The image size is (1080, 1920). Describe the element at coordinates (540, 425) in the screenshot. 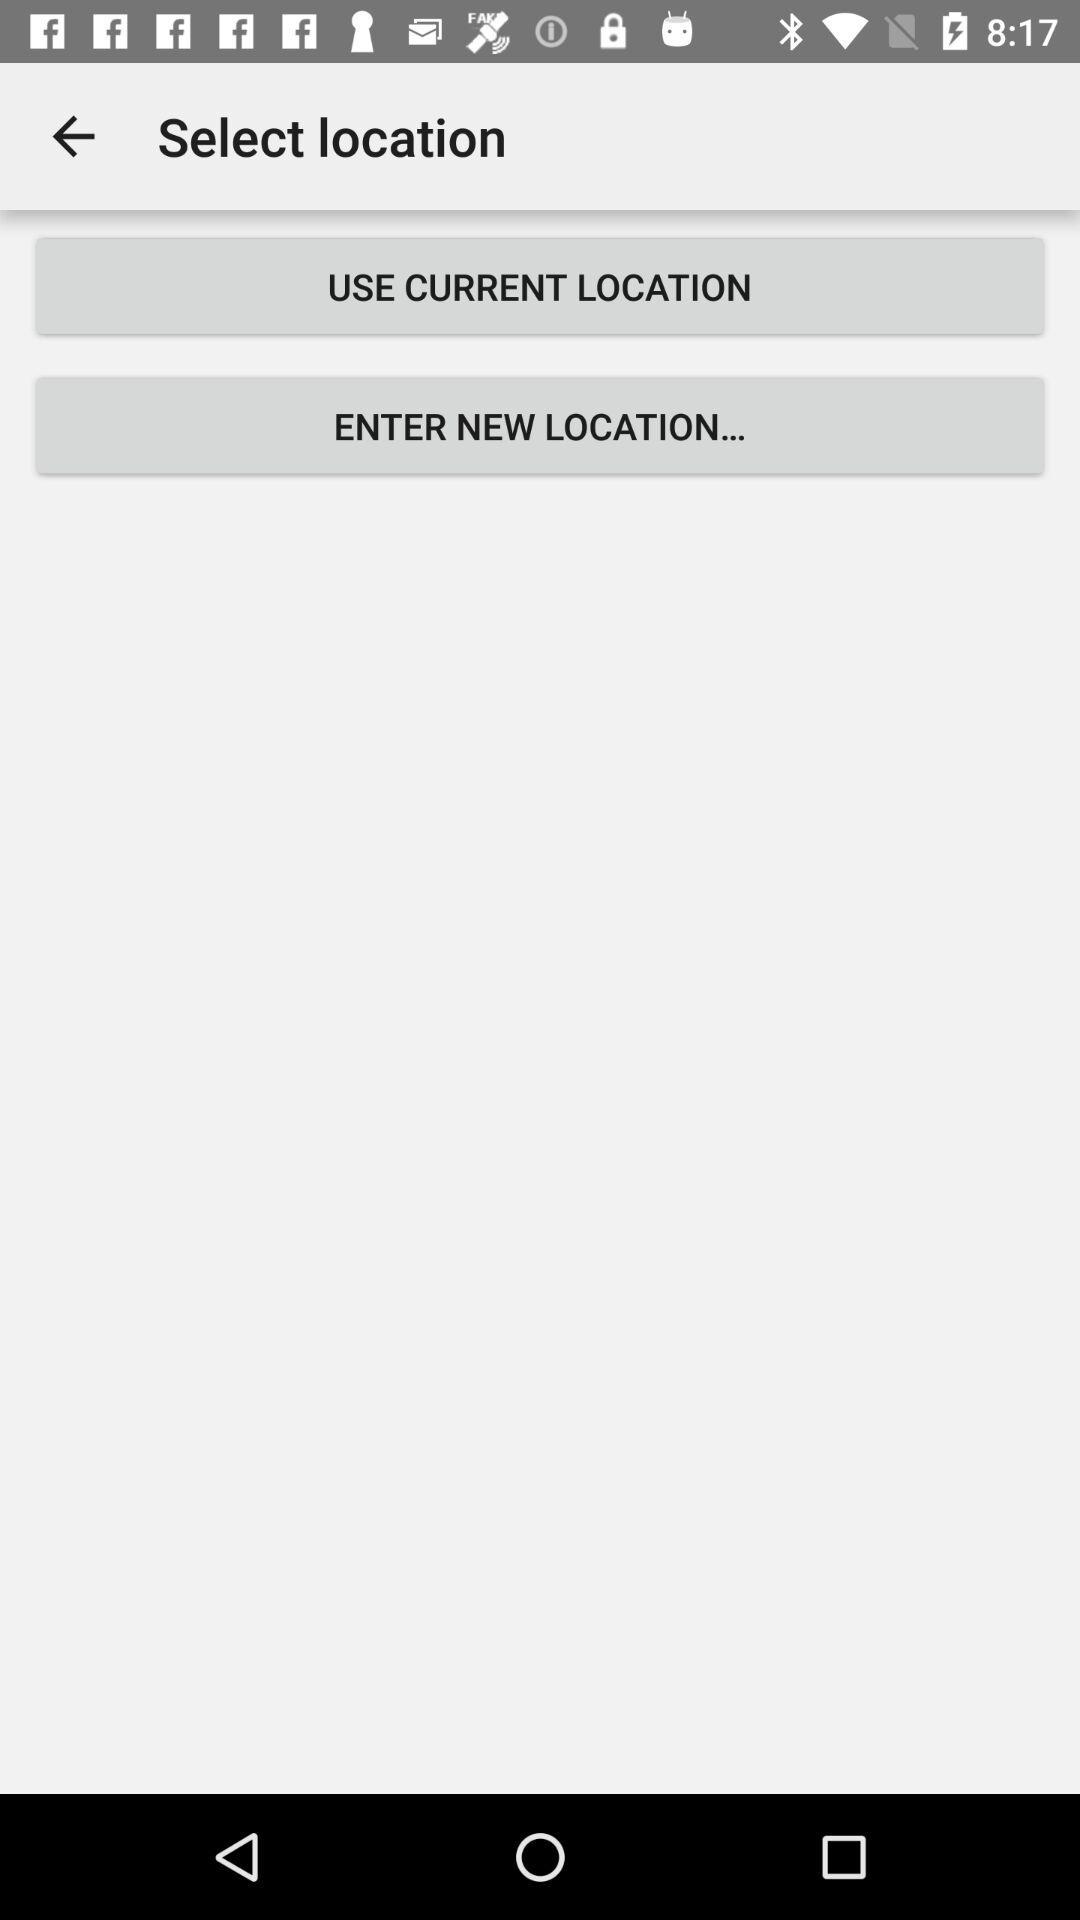

I see `icon below use current location item` at that location.